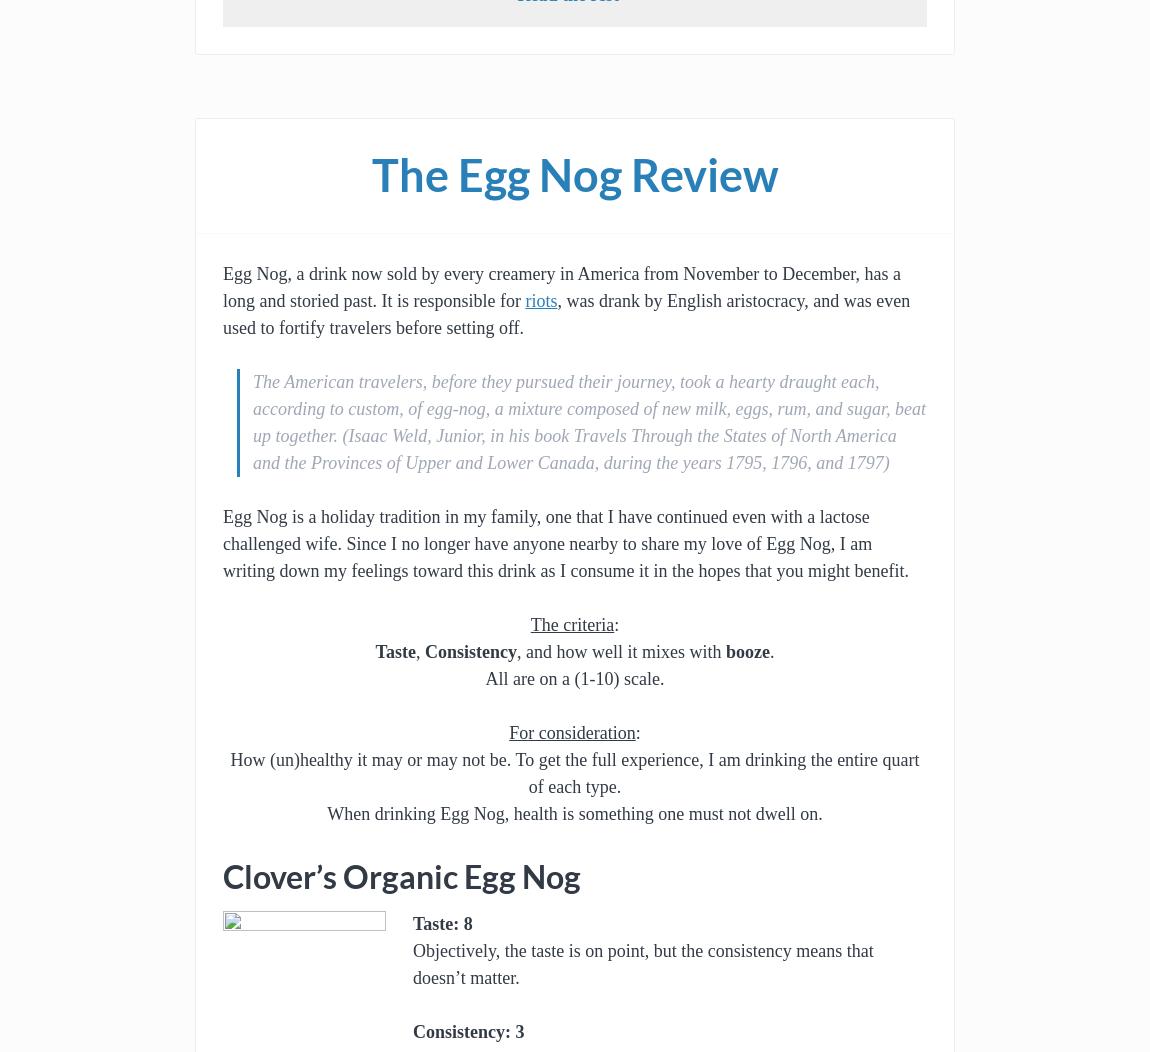 The image size is (1150, 1052). What do you see at coordinates (412, 1029) in the screenshot?
I see `'Consistency: 3'` at bounding box center [412, 1029].